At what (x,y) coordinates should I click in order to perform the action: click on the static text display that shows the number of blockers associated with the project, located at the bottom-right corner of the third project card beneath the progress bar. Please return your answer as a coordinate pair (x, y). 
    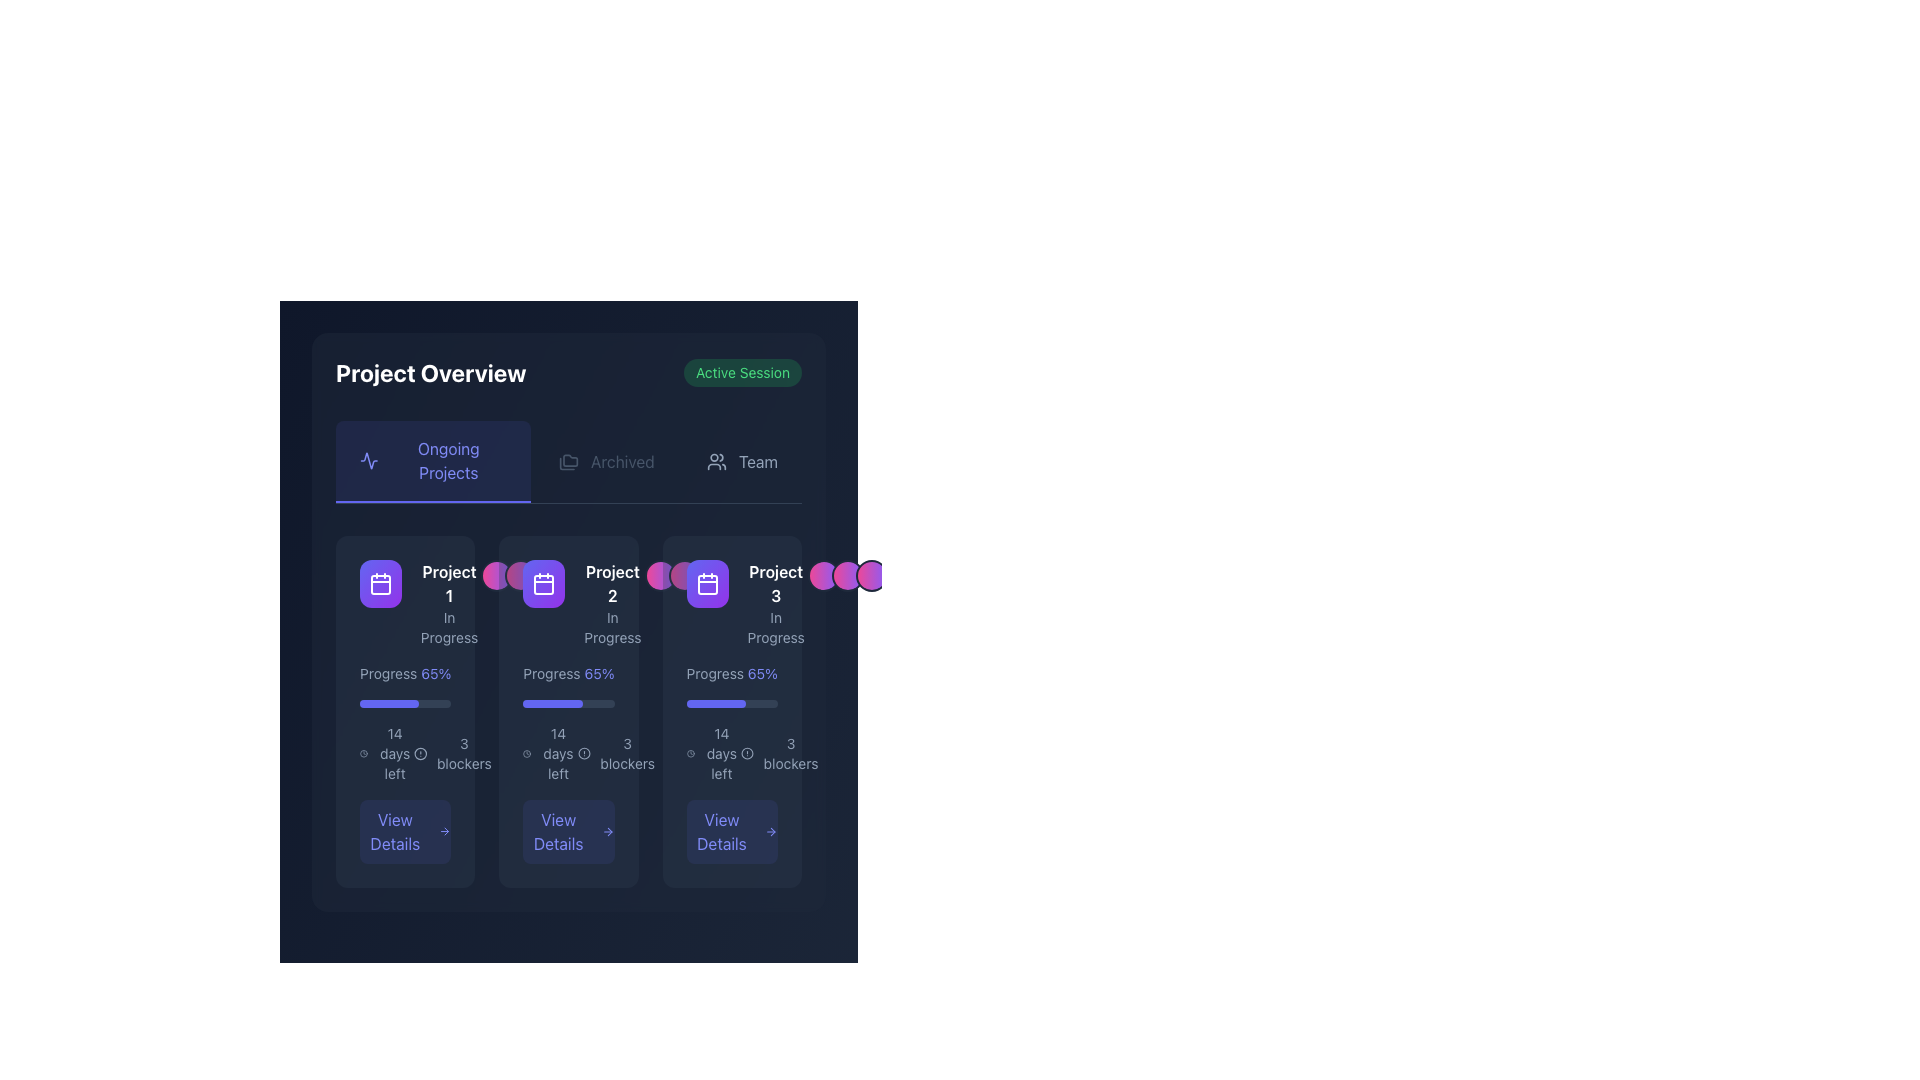
    Looking at the image, I should click on (790, 753).